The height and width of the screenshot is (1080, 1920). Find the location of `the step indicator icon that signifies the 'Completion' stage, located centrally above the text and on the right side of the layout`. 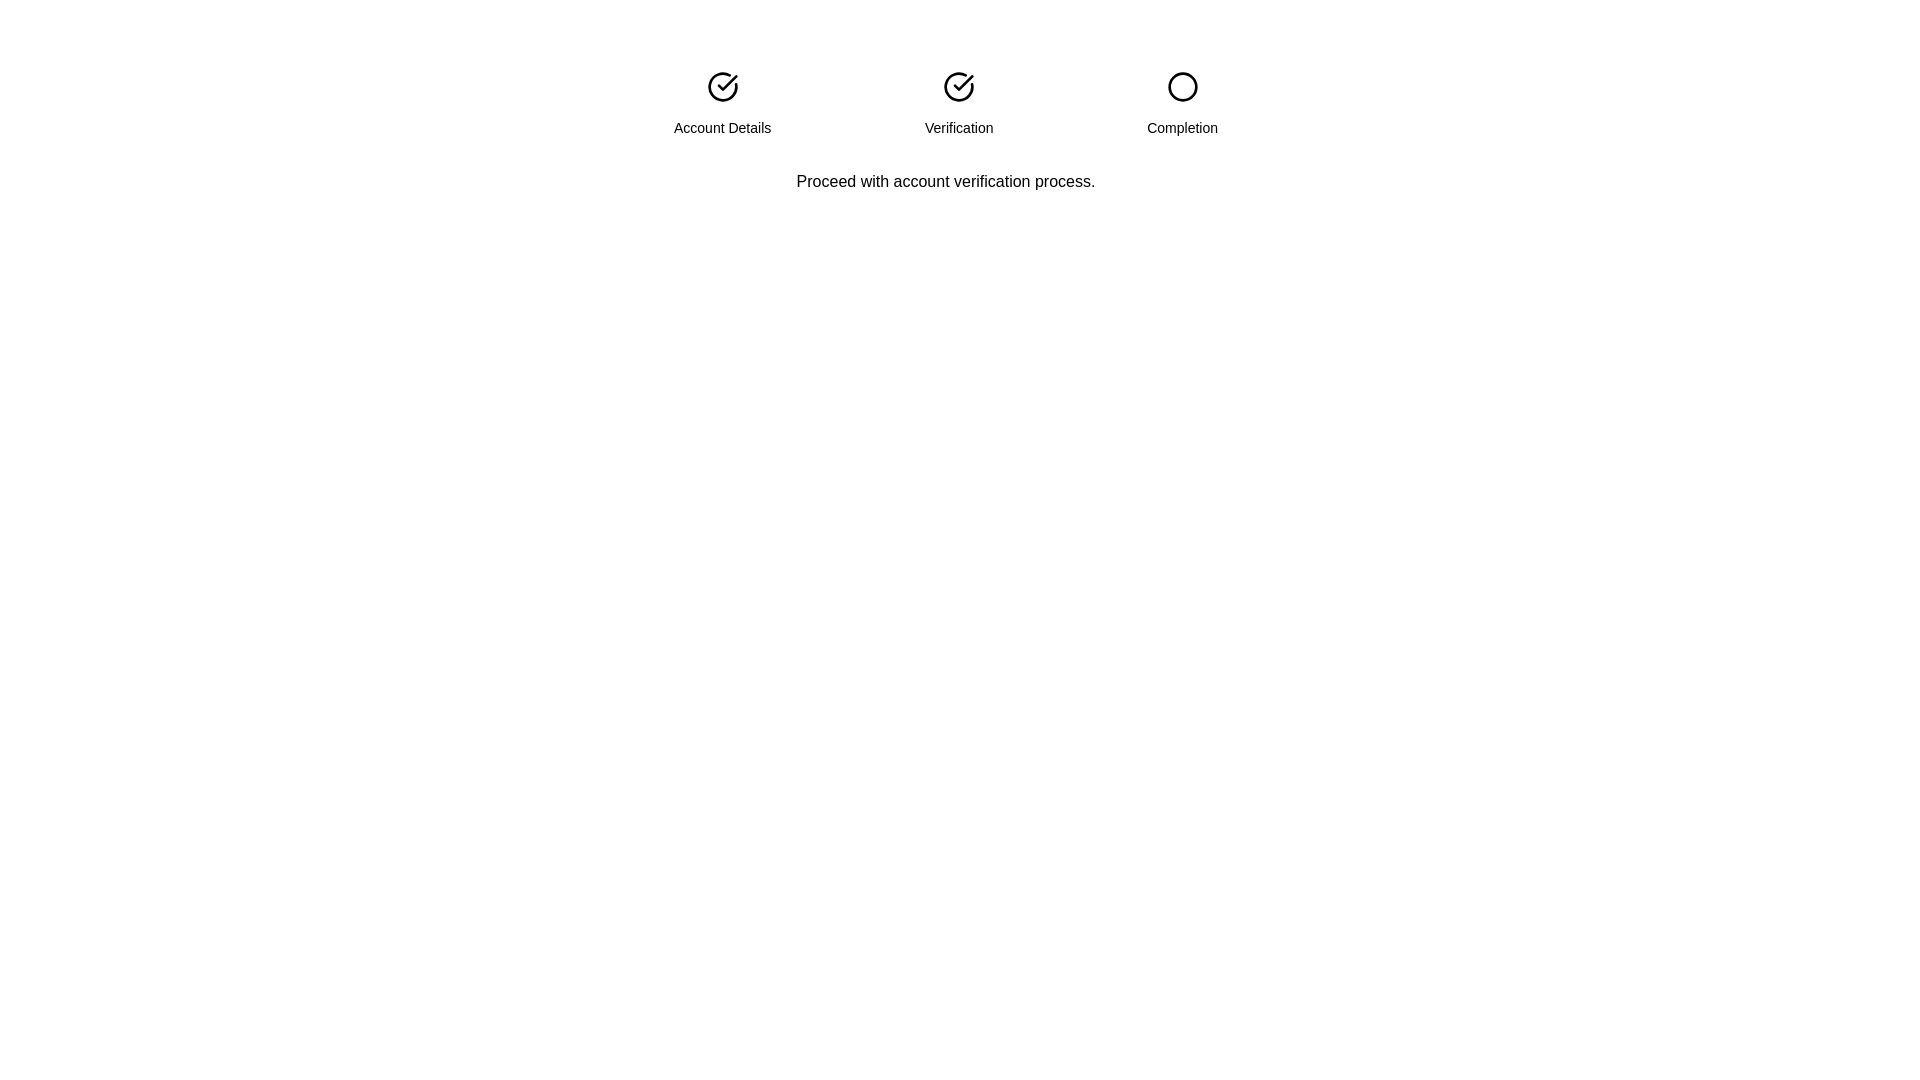

the step indicator icon that signifies the 'Completion' stage, located centrally above the text and on the right side of the layout is located at coordinates (1182, 86).